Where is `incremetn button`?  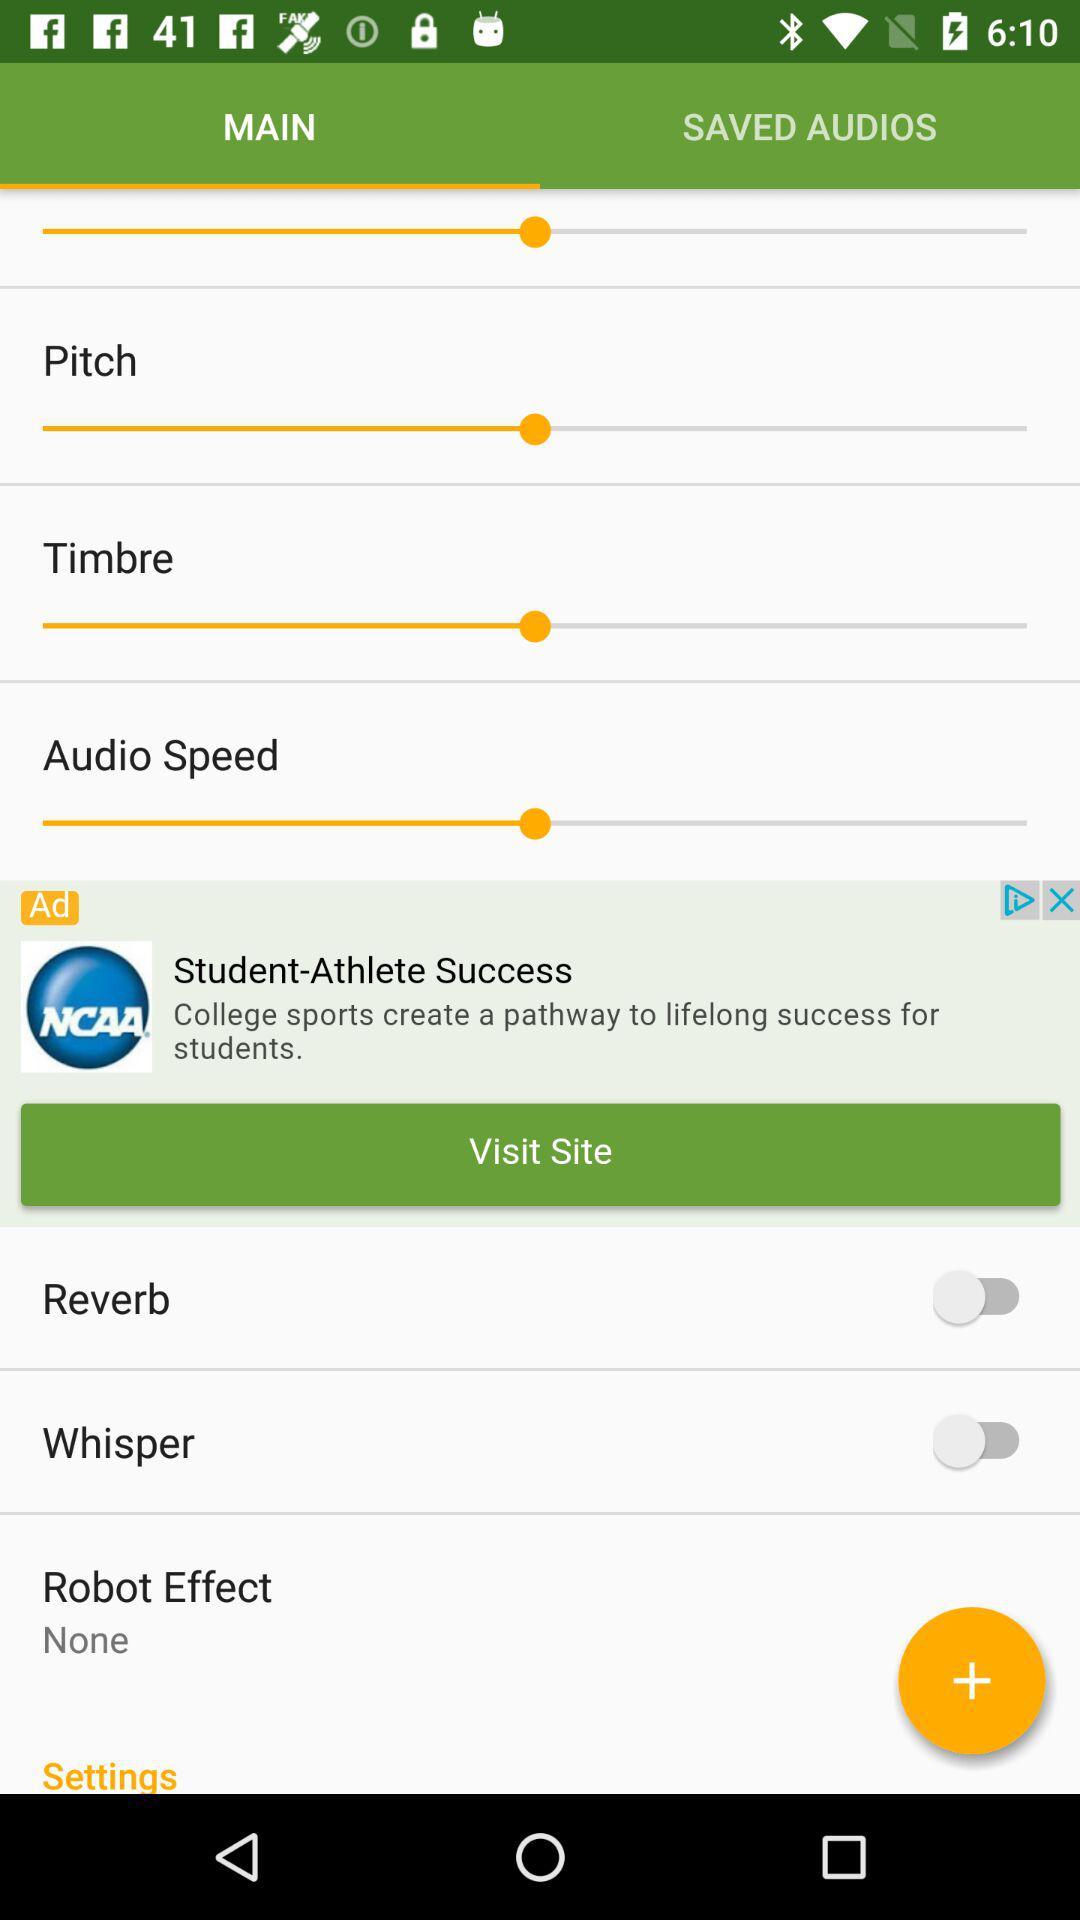
incremetn button is located at coordinates (971, 1680).